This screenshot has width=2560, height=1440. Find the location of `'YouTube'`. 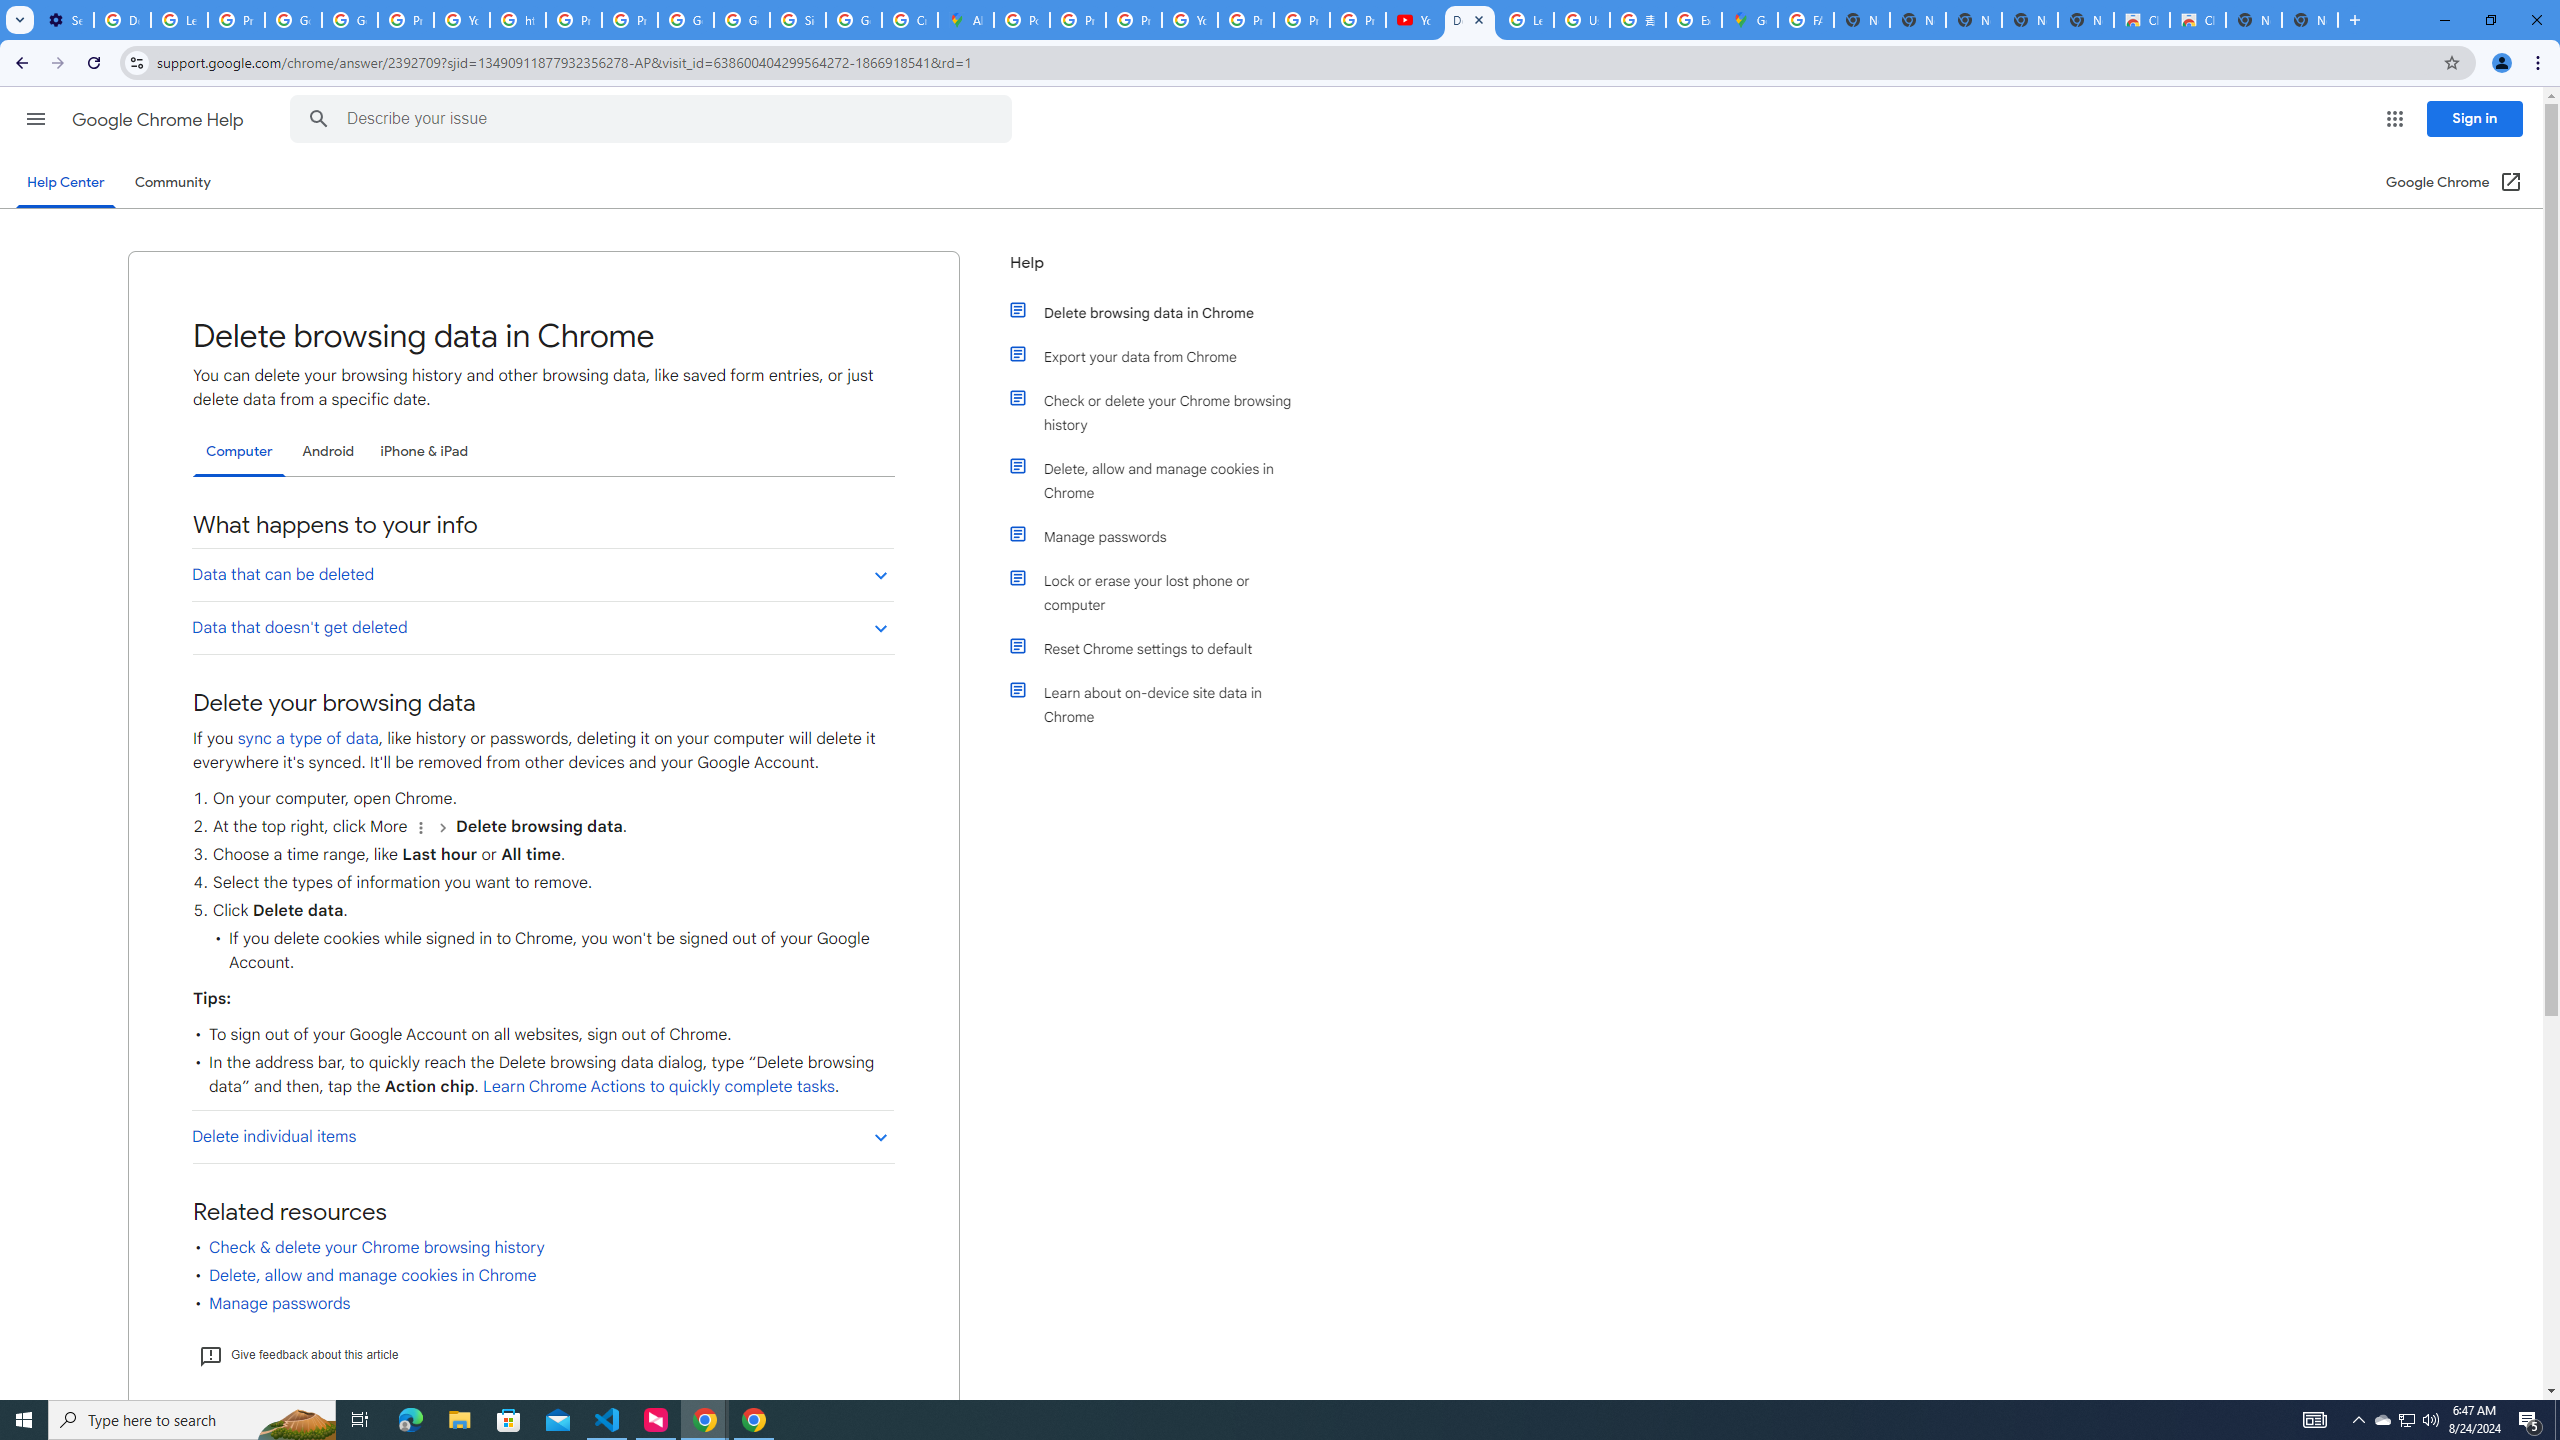

'YouTube' is located at coordinates (461, 19).